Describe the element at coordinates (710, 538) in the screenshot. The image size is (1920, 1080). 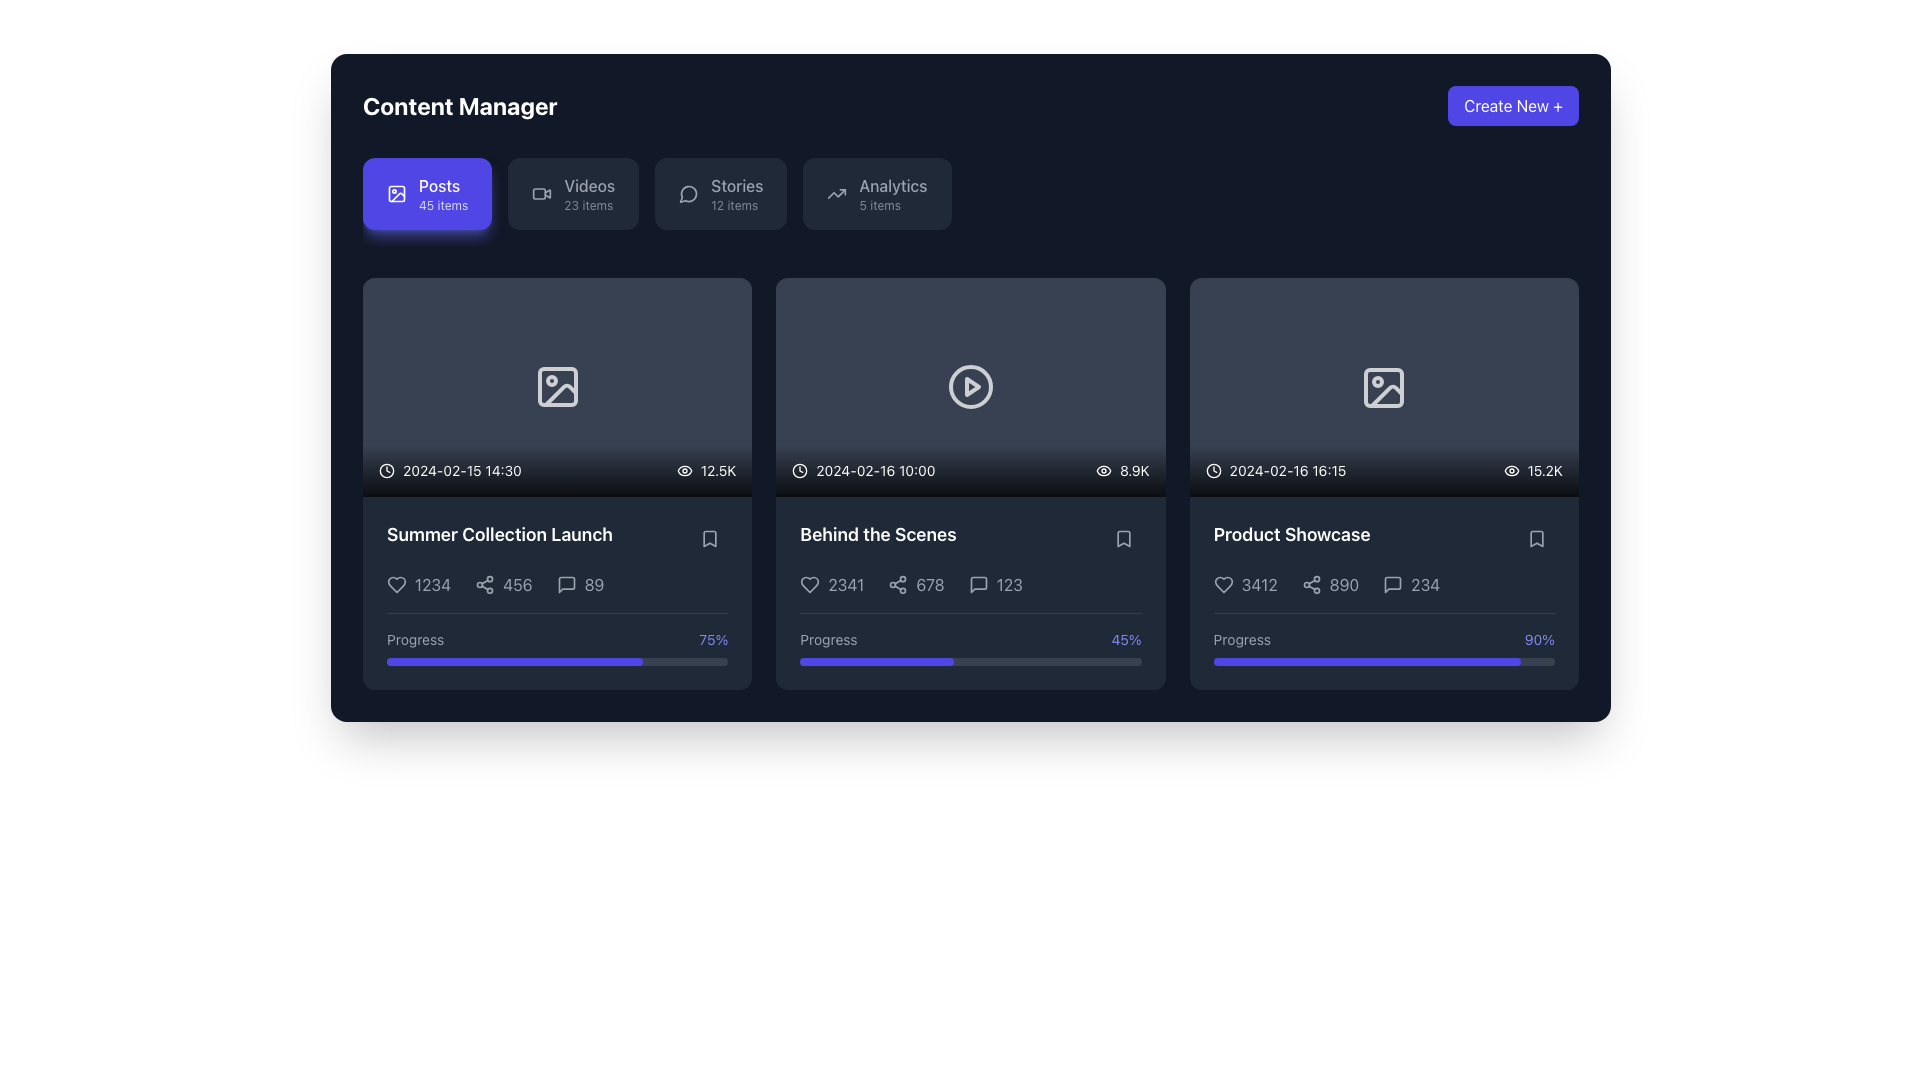
I see `the minimalist bookmark icon located in the 'Summer Collection Launch' section, positioned near the top-right corner next to the heart-shaped icon` at that location.